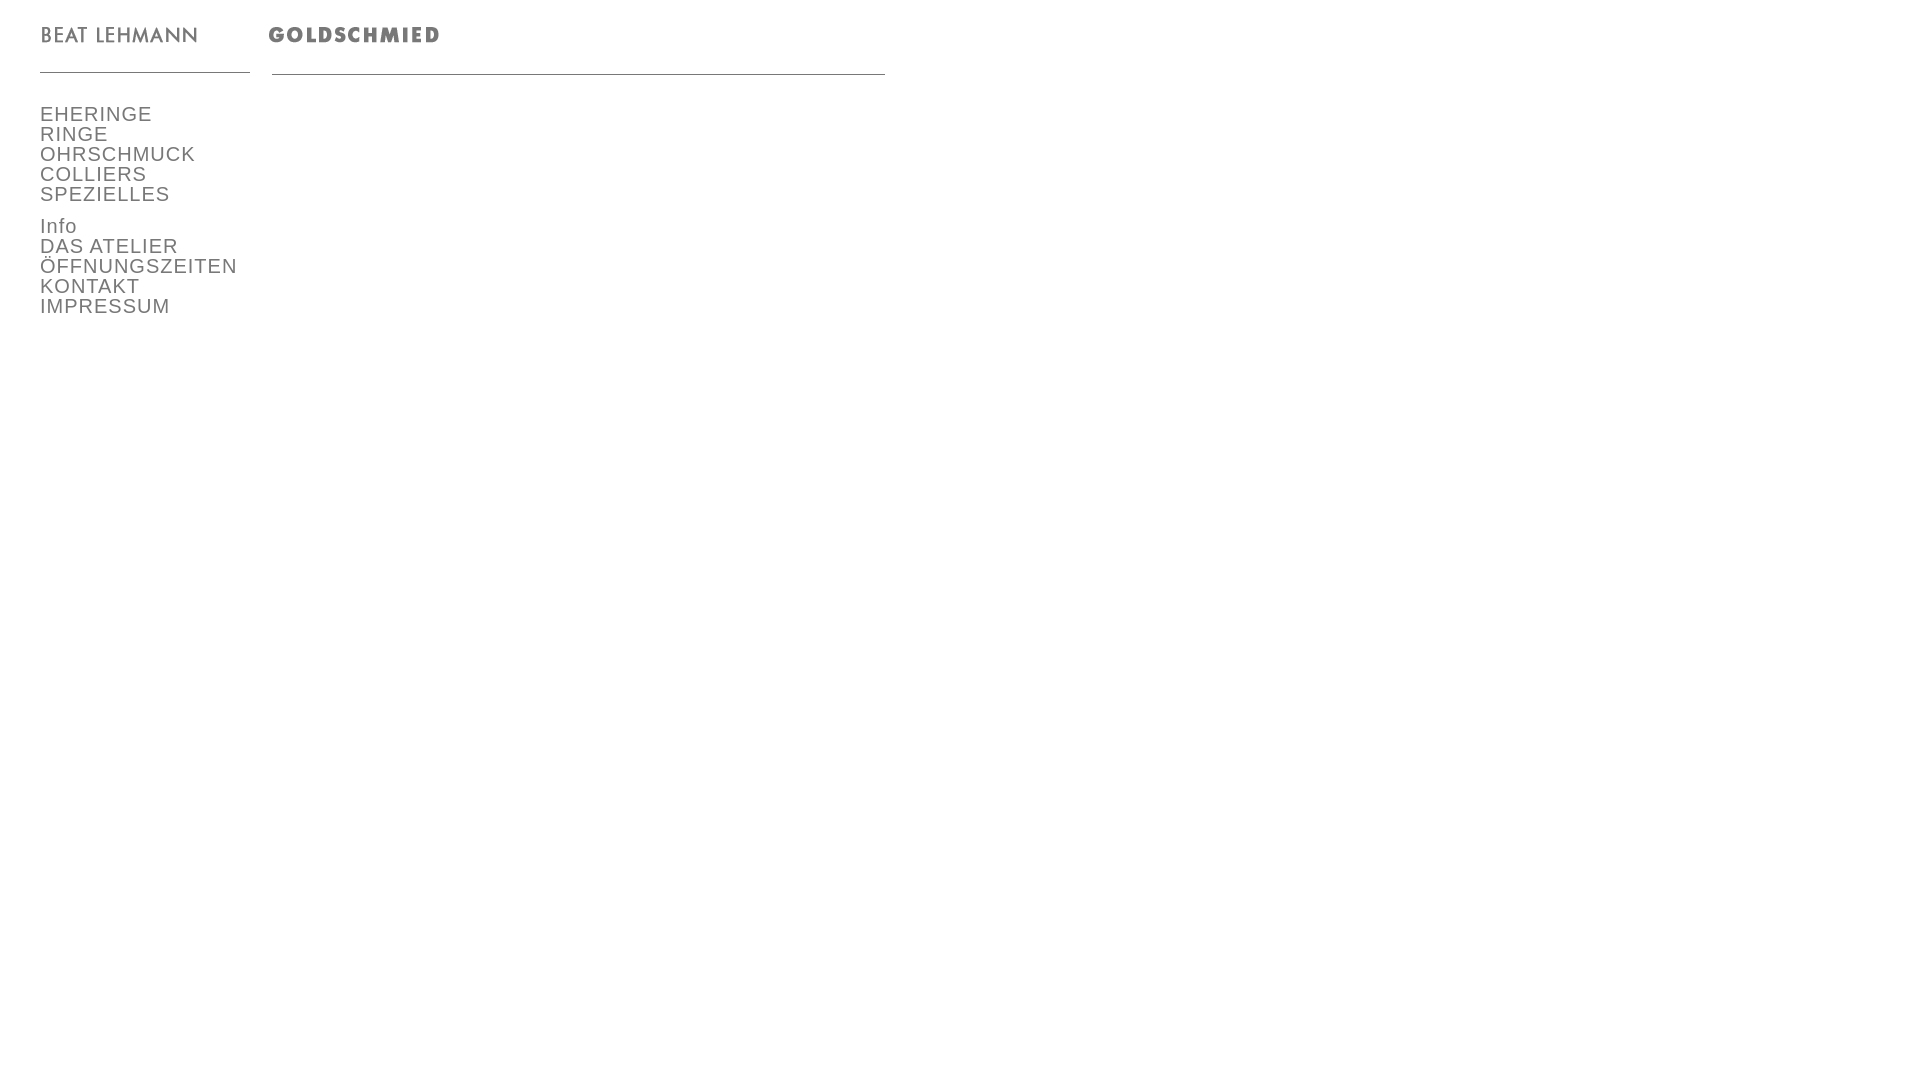  I want to click on 'EHERINGE', so click(95, 114).